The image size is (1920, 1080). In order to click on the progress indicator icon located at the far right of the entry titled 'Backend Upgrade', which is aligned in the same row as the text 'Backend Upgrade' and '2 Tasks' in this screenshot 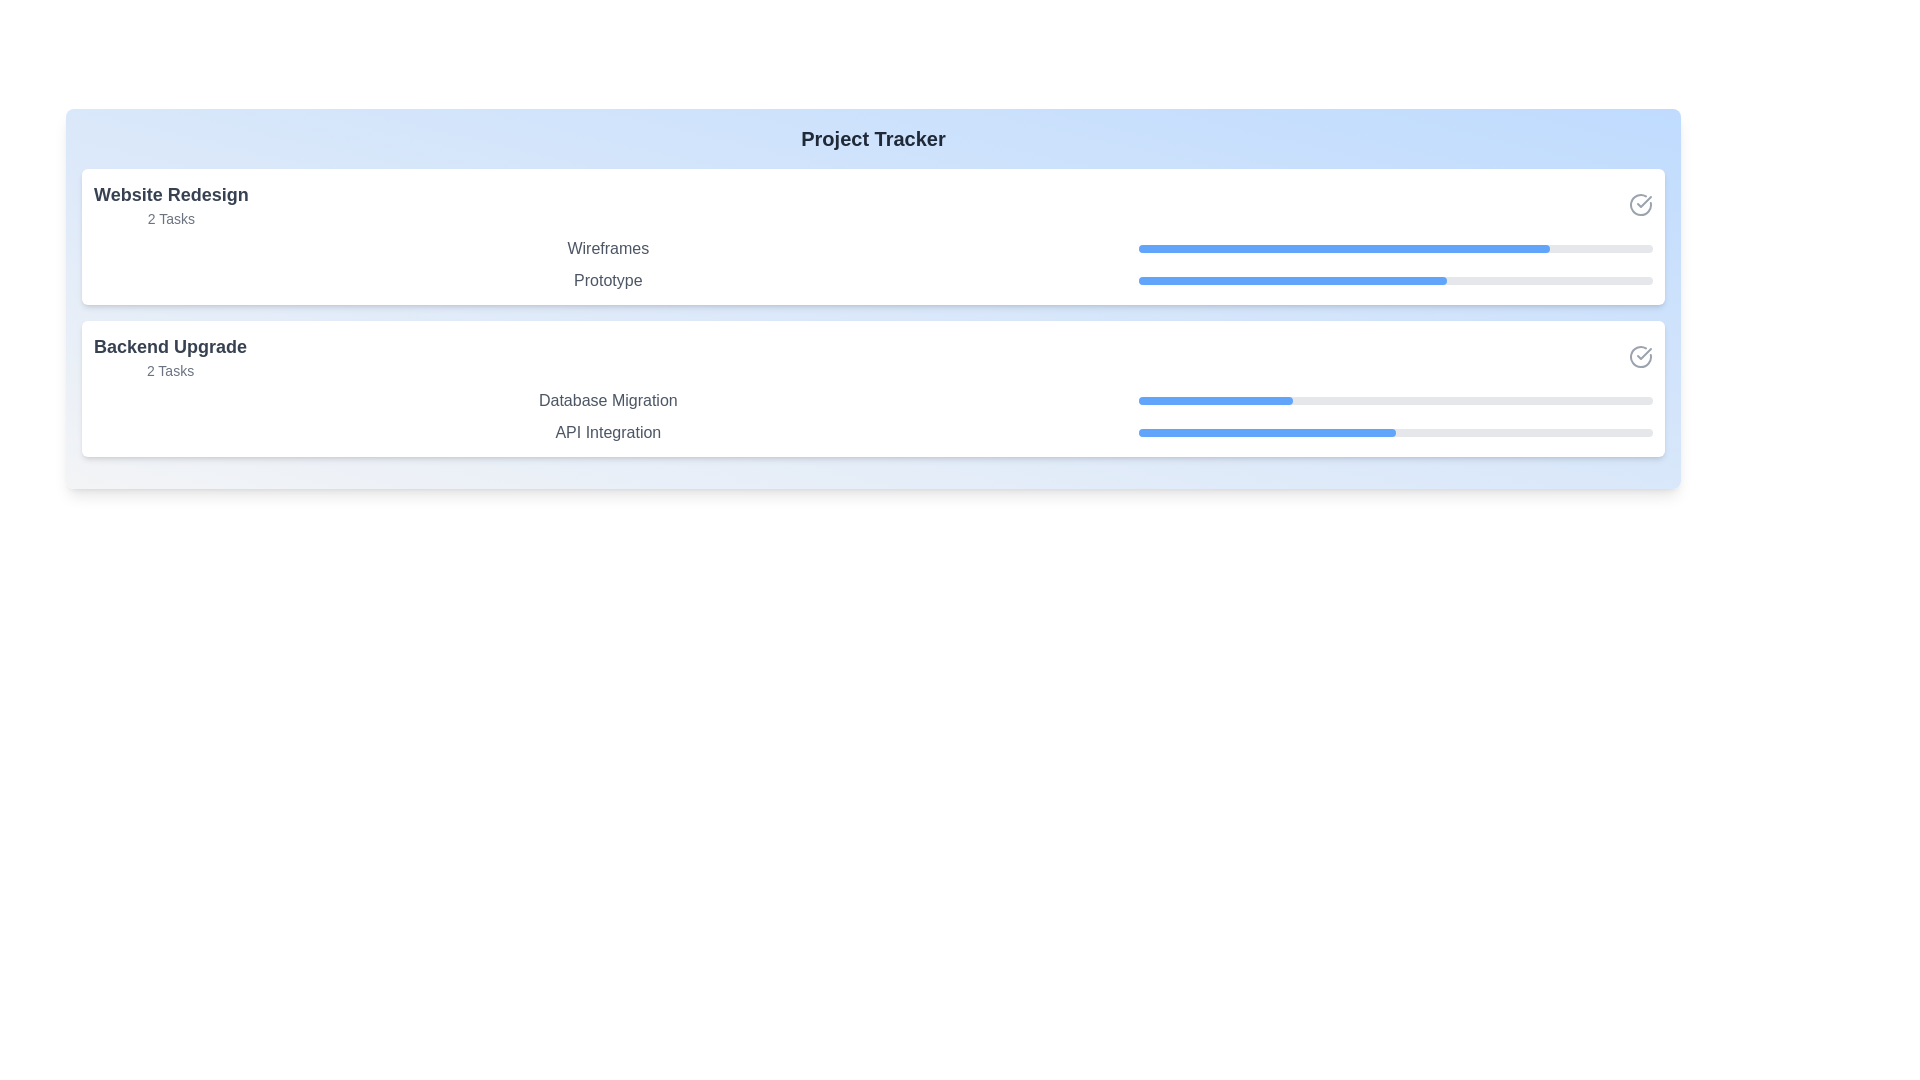, I will do `click(1641, 356)`.